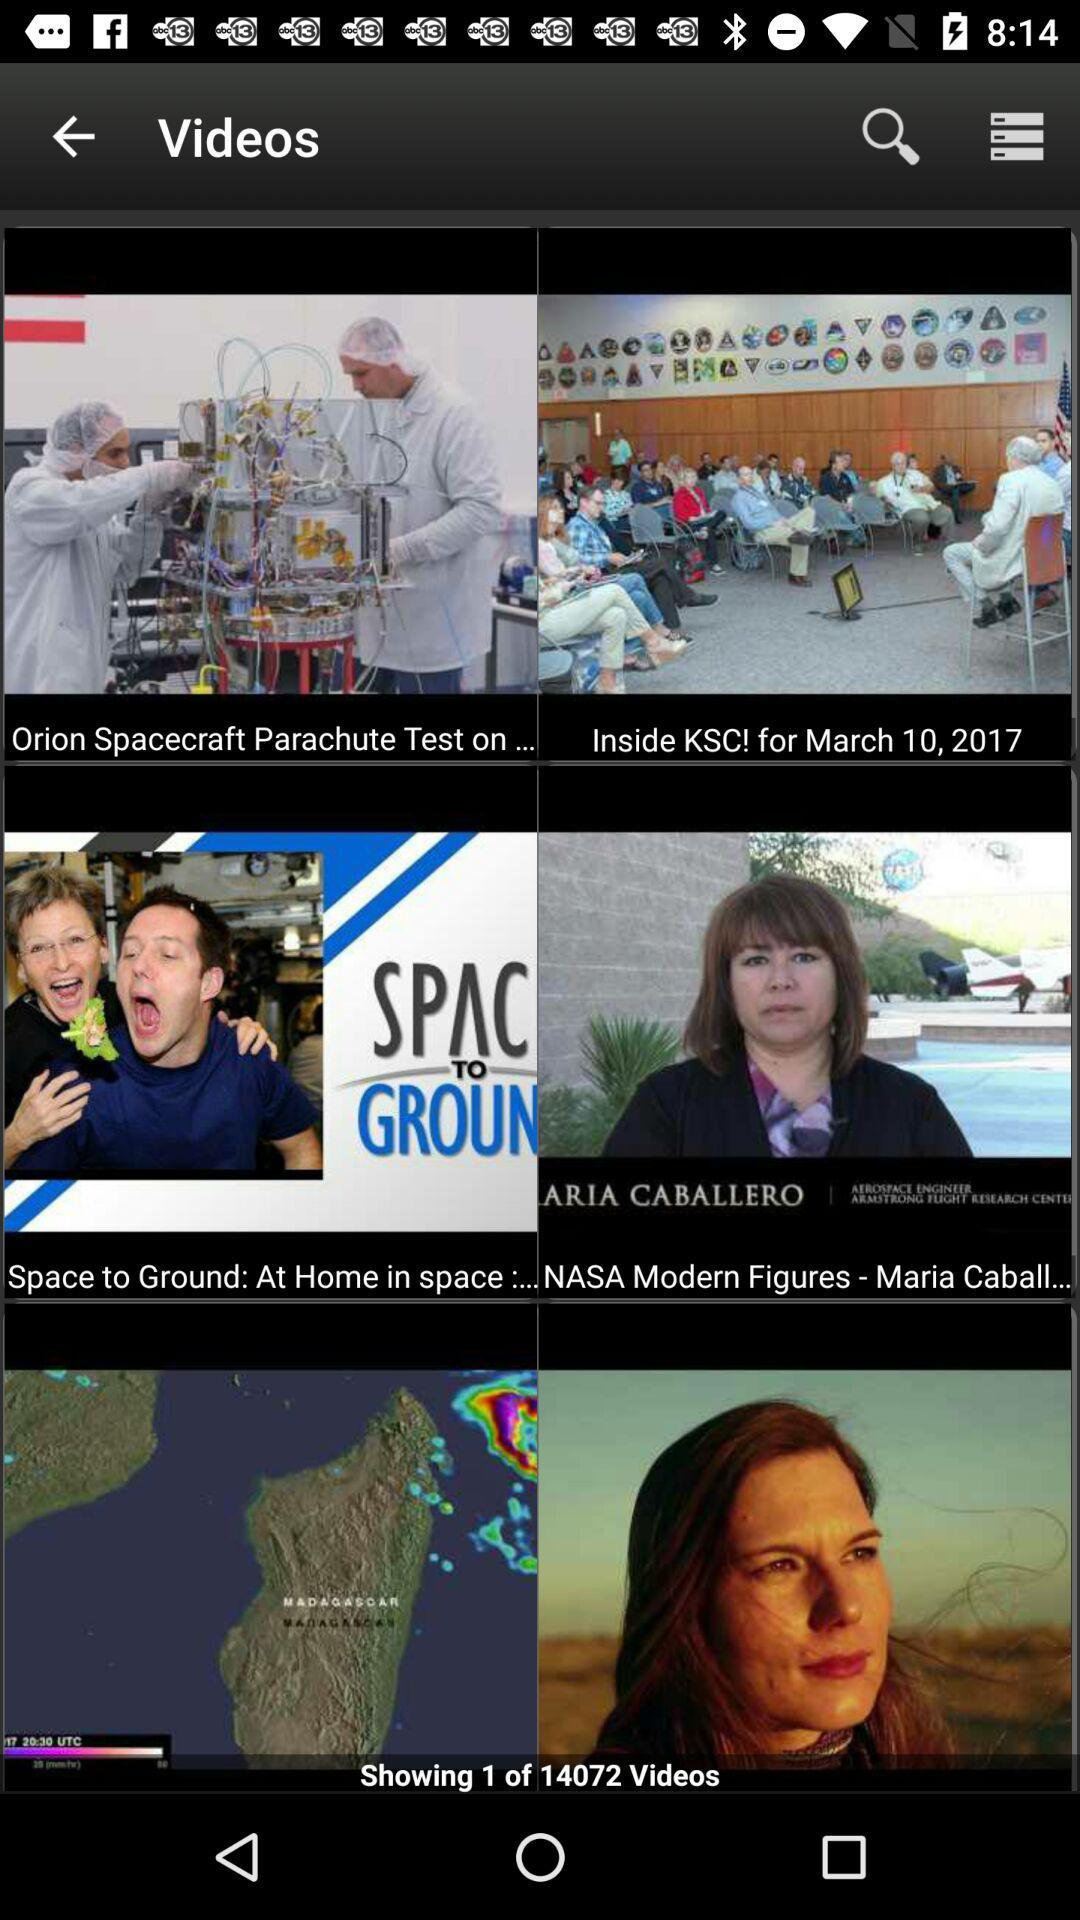 This screenshot has height=1920, width=1080. Describe the element at coordinates (72, 135) in the screenshot. I see `icon to the left of the videos item` at that location.